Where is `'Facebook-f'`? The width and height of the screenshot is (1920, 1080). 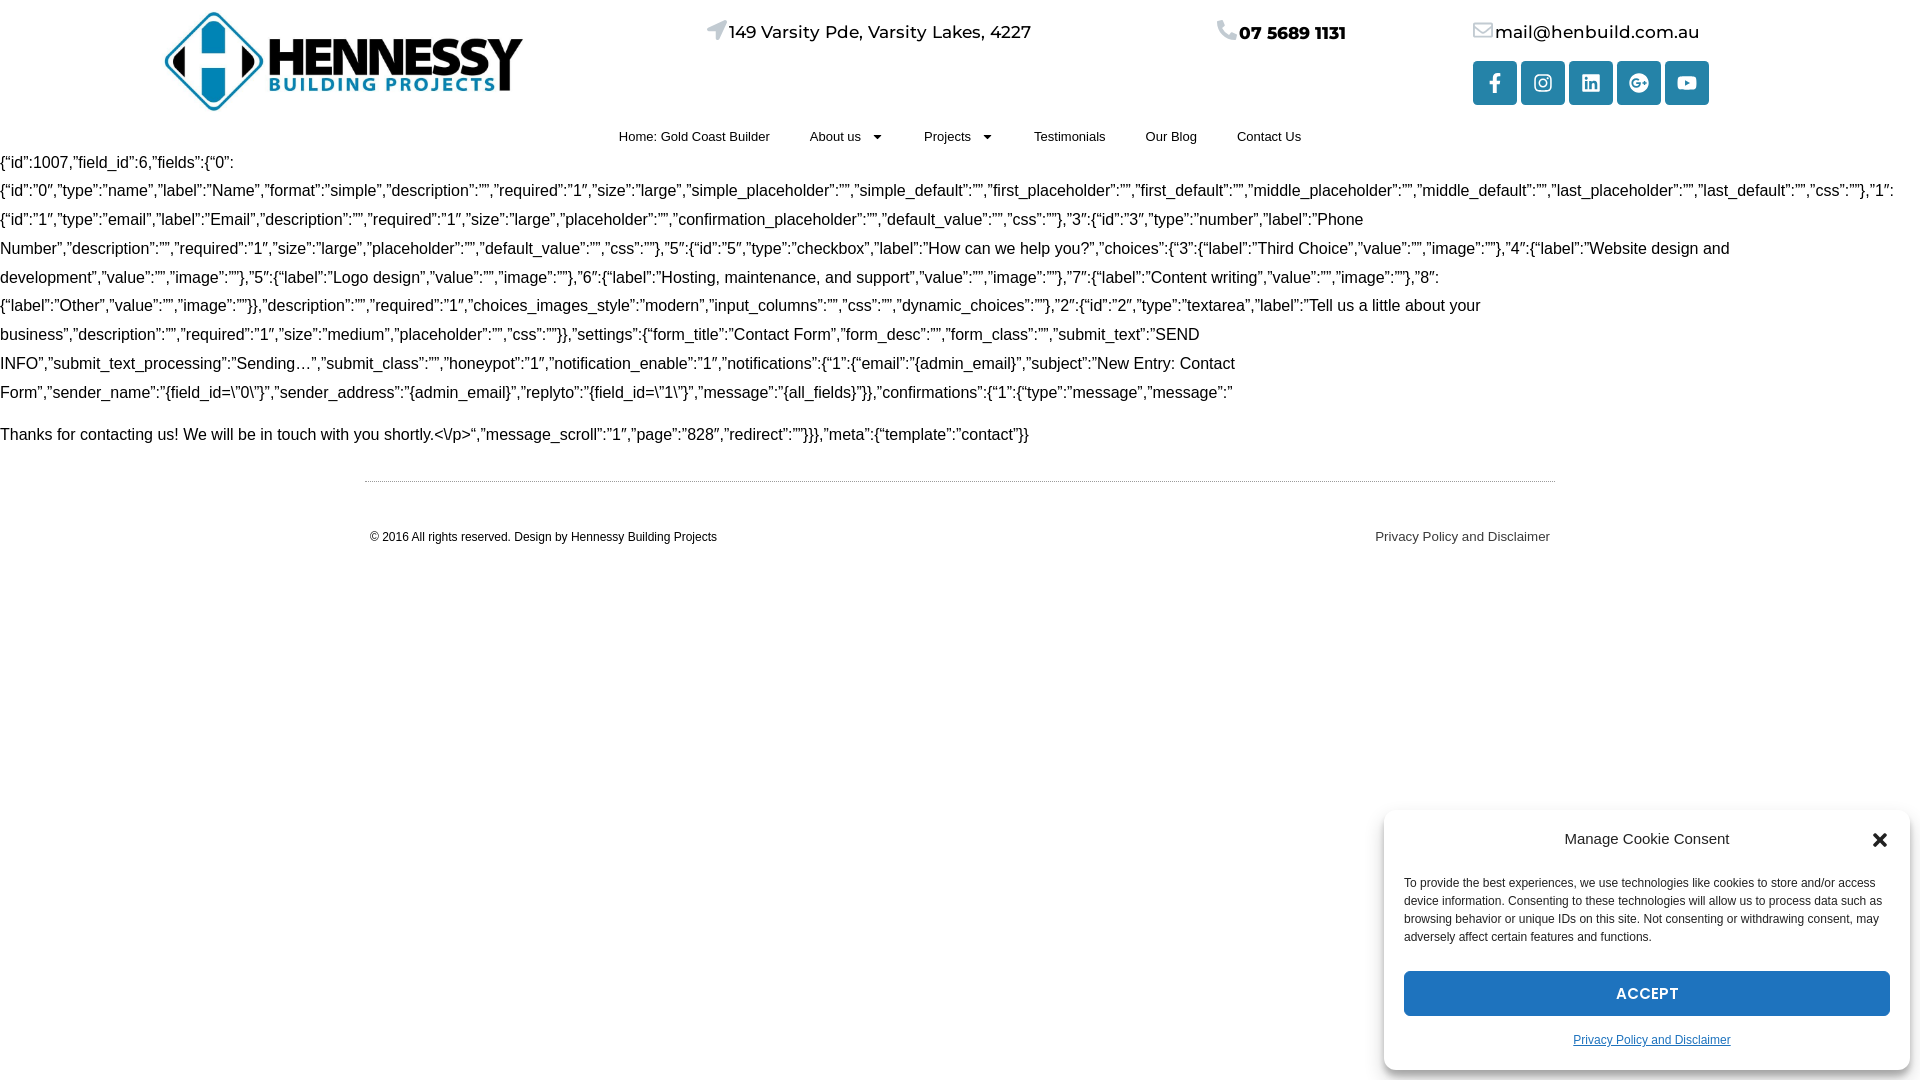 'Facebook-f' is located at coordinates (1494, 80).